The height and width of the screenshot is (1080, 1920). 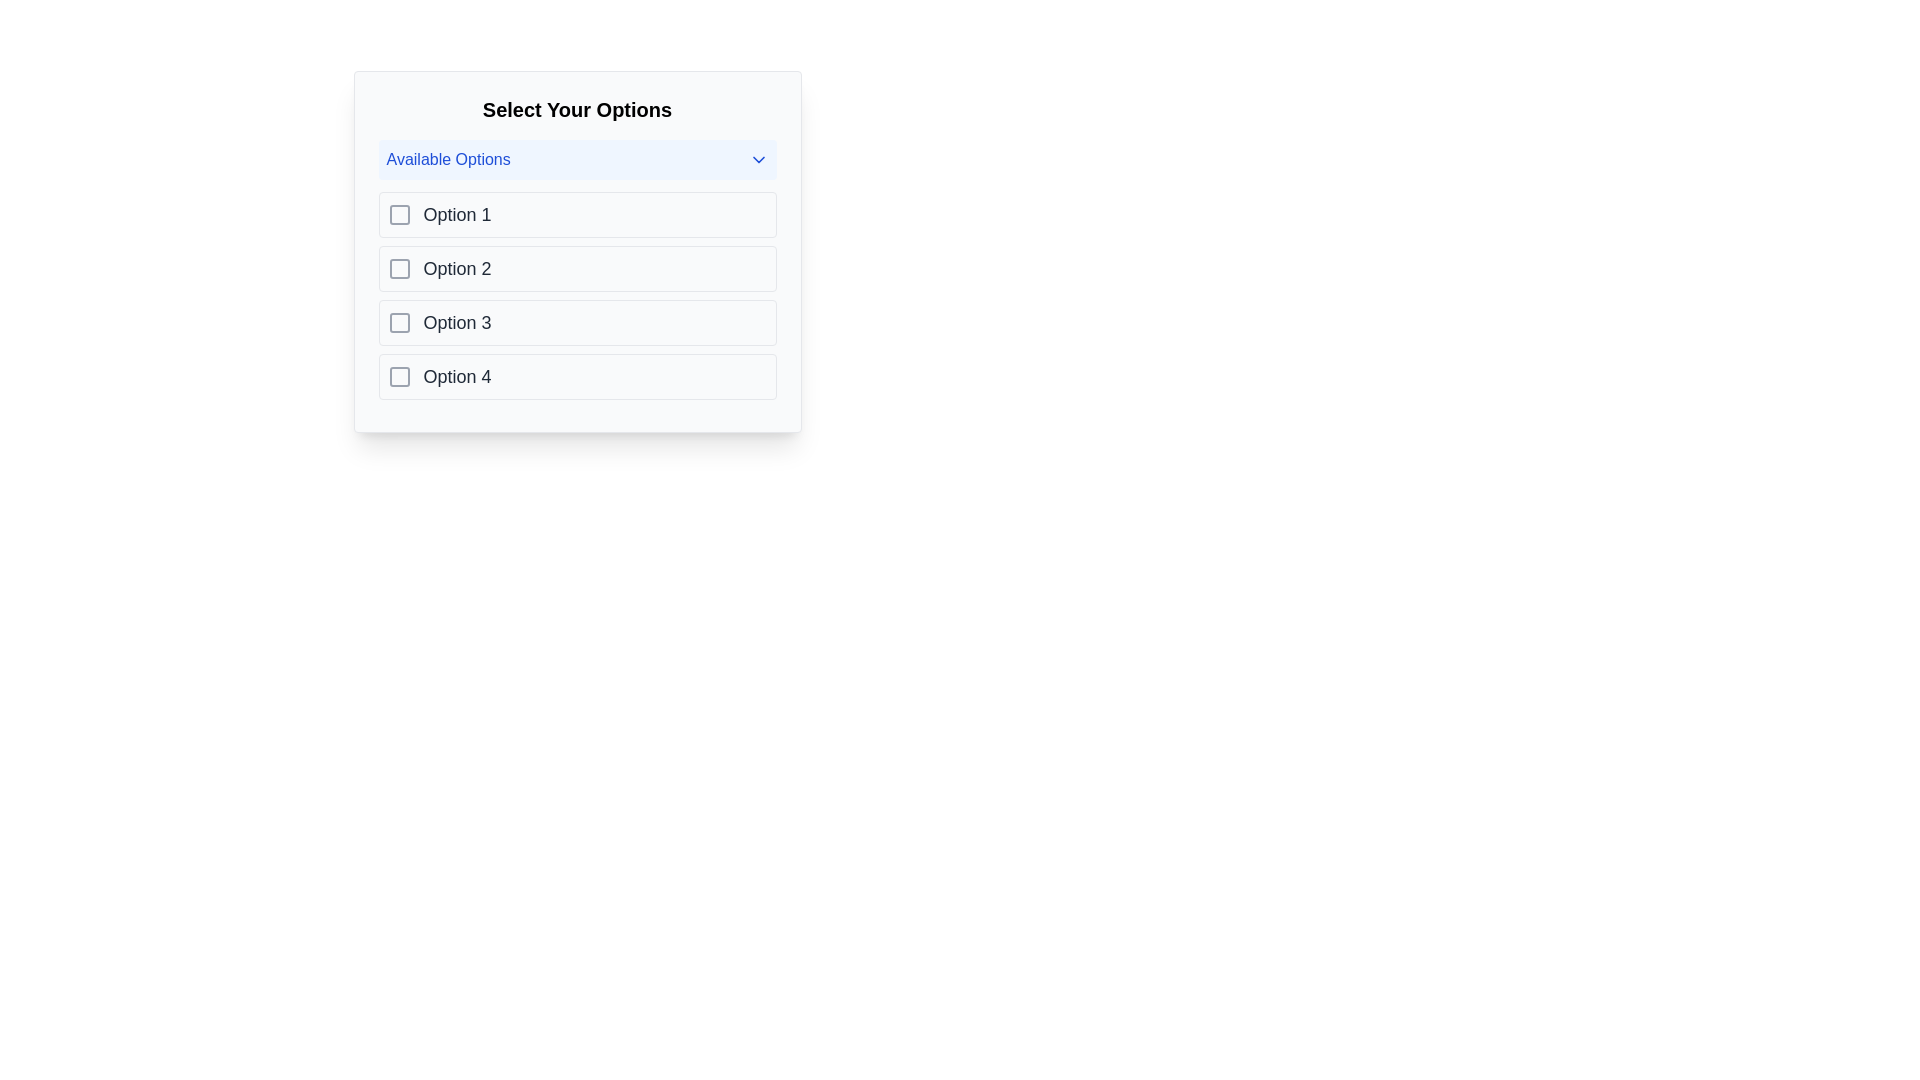 What do you see at coordinates (456, 377) in the screenshot?
I see `the text label 'Option 4' styled in a large gray font, which is part of a clickable list item in the fourth position of the vertical list within the 'Select Your Options' panel` at bounding box center [456, 377].